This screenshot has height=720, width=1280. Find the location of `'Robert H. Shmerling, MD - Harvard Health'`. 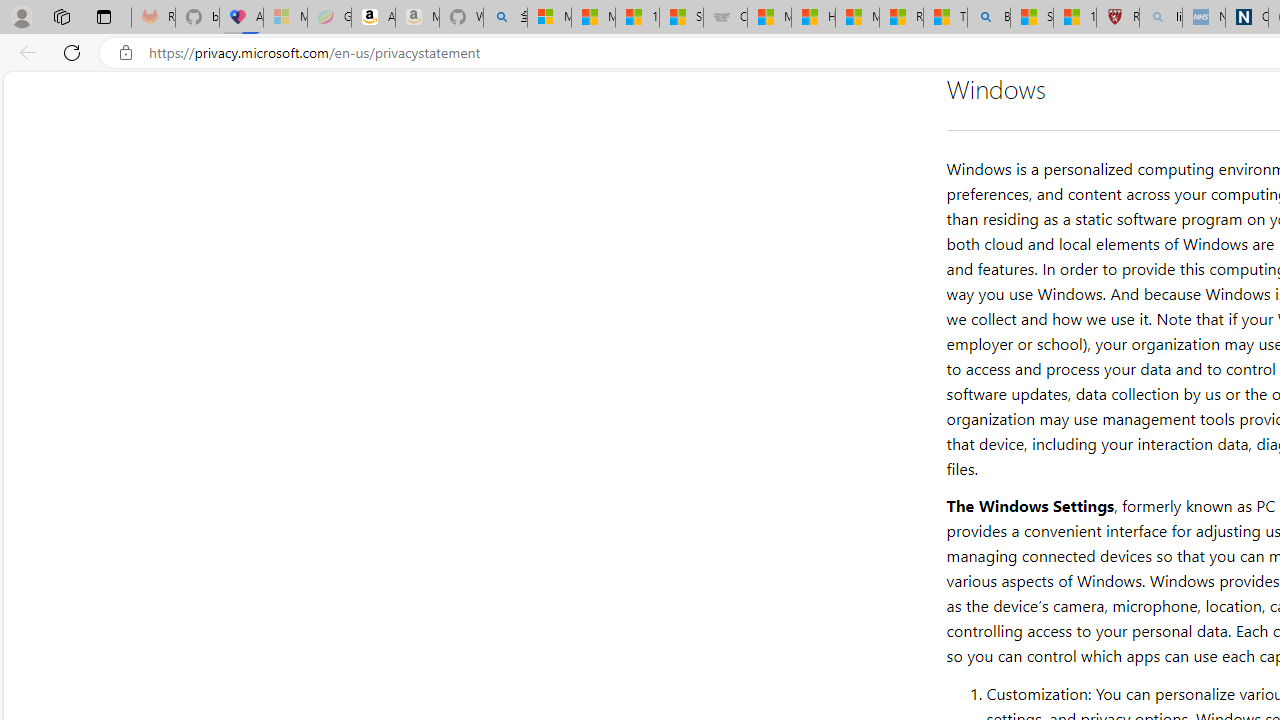

'Robert H. Shmerling, MD - Harvard Health' is located at coordinates (1117, 17).